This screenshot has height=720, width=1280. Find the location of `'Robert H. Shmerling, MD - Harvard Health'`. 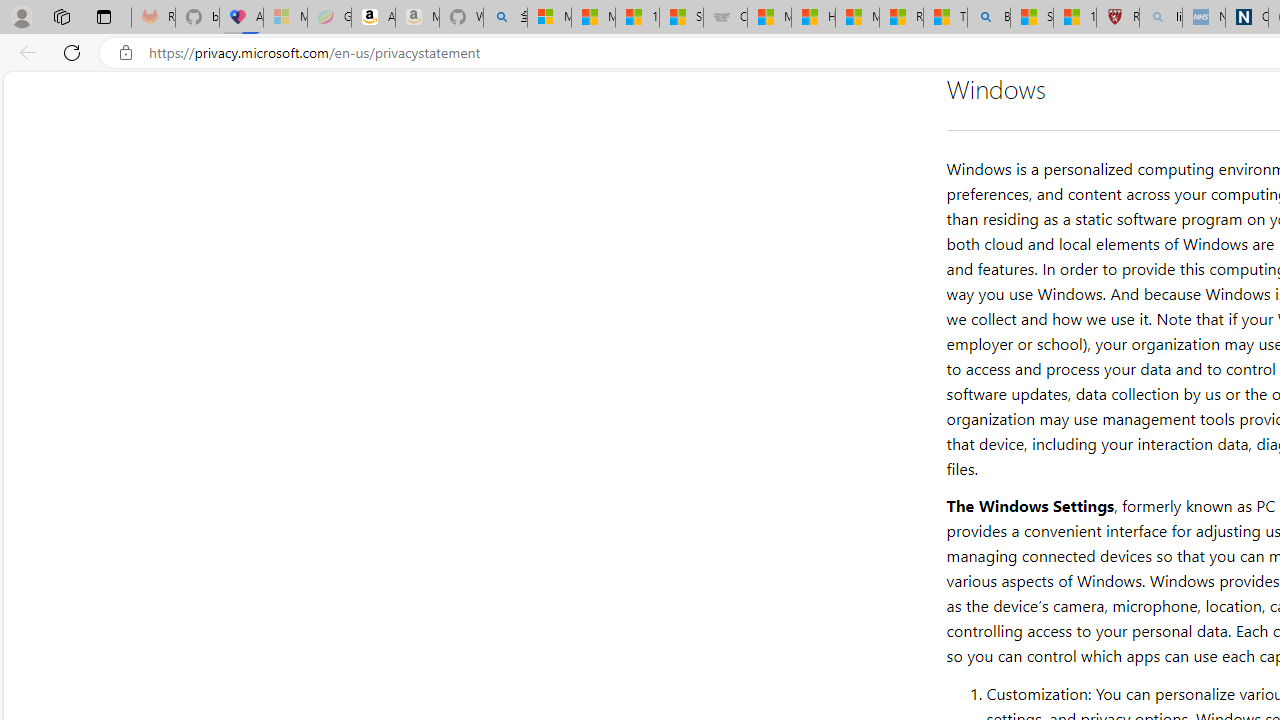

'Robert H. Shmerling, MD - Harvard Health' is located at coordinates (1117, 17).